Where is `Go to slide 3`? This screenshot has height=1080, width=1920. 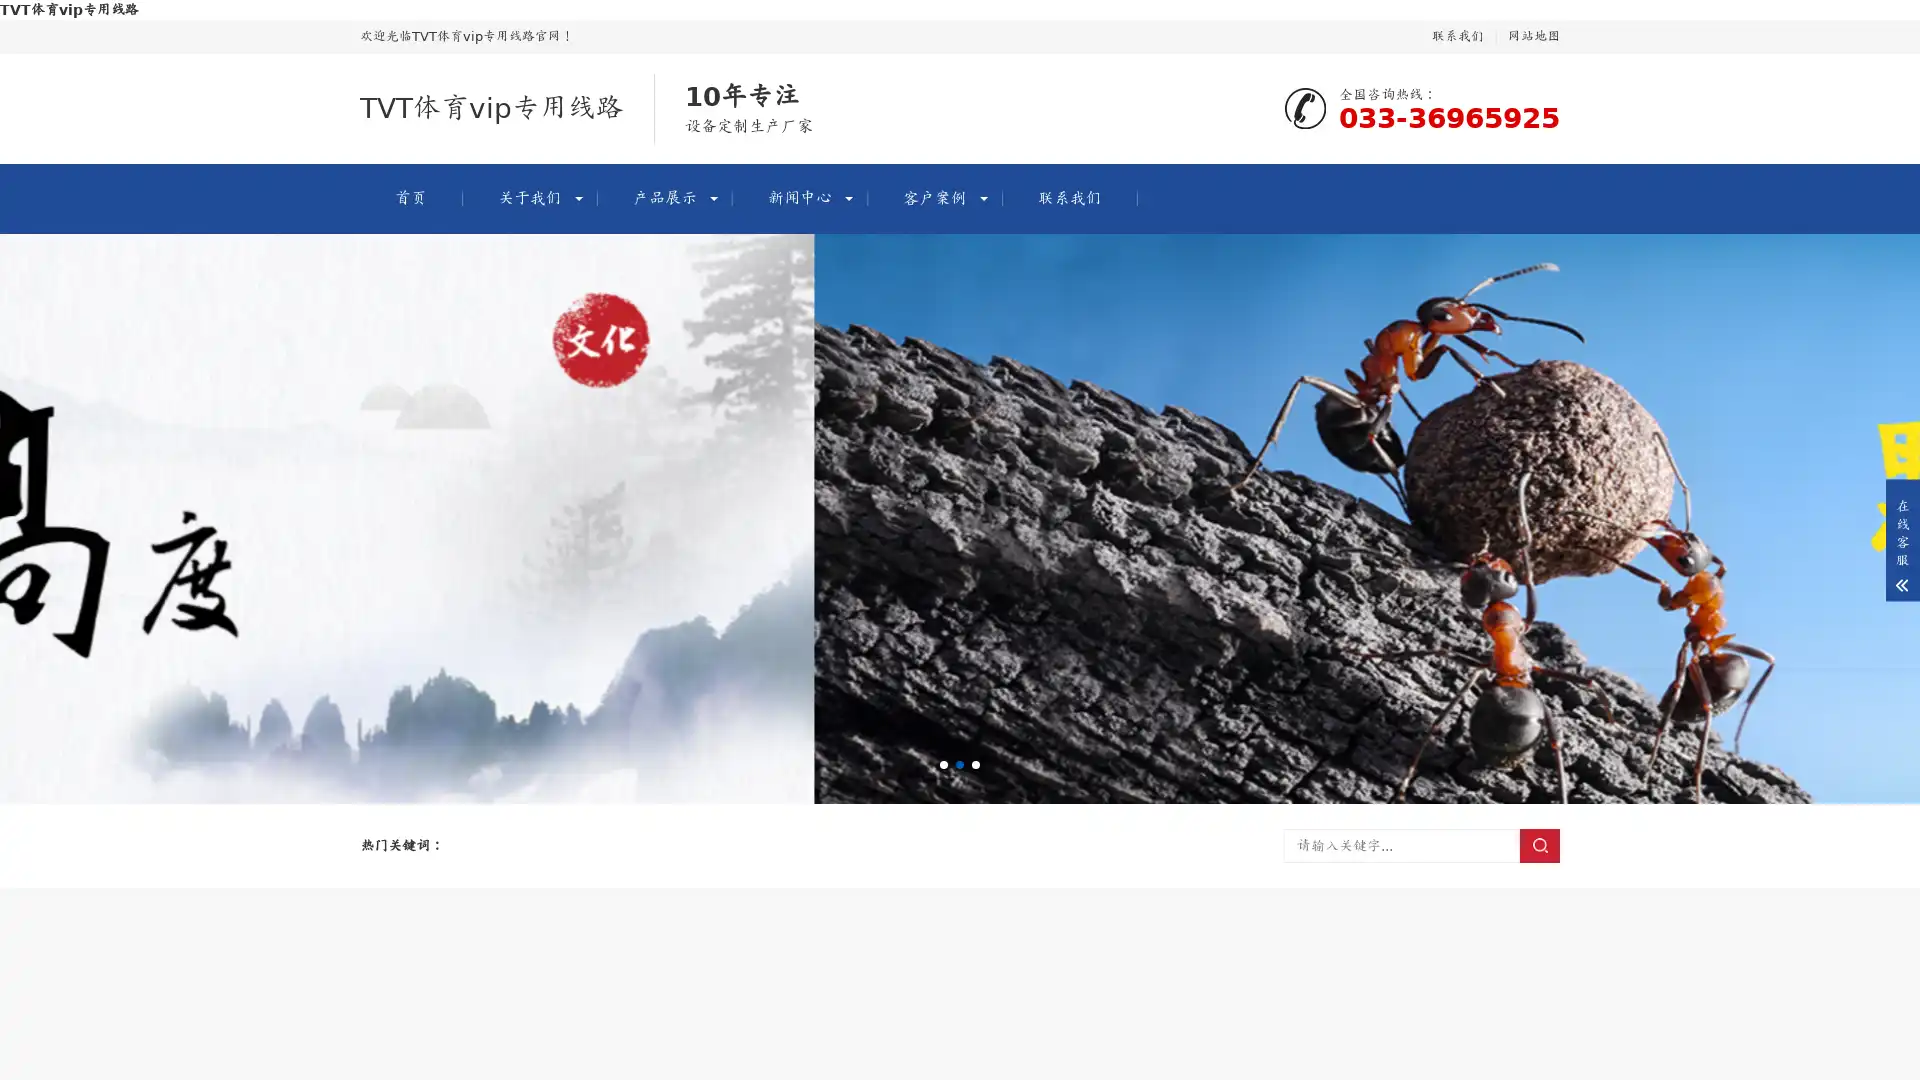
Go to slide 3 is located at coordinates (975, 764).